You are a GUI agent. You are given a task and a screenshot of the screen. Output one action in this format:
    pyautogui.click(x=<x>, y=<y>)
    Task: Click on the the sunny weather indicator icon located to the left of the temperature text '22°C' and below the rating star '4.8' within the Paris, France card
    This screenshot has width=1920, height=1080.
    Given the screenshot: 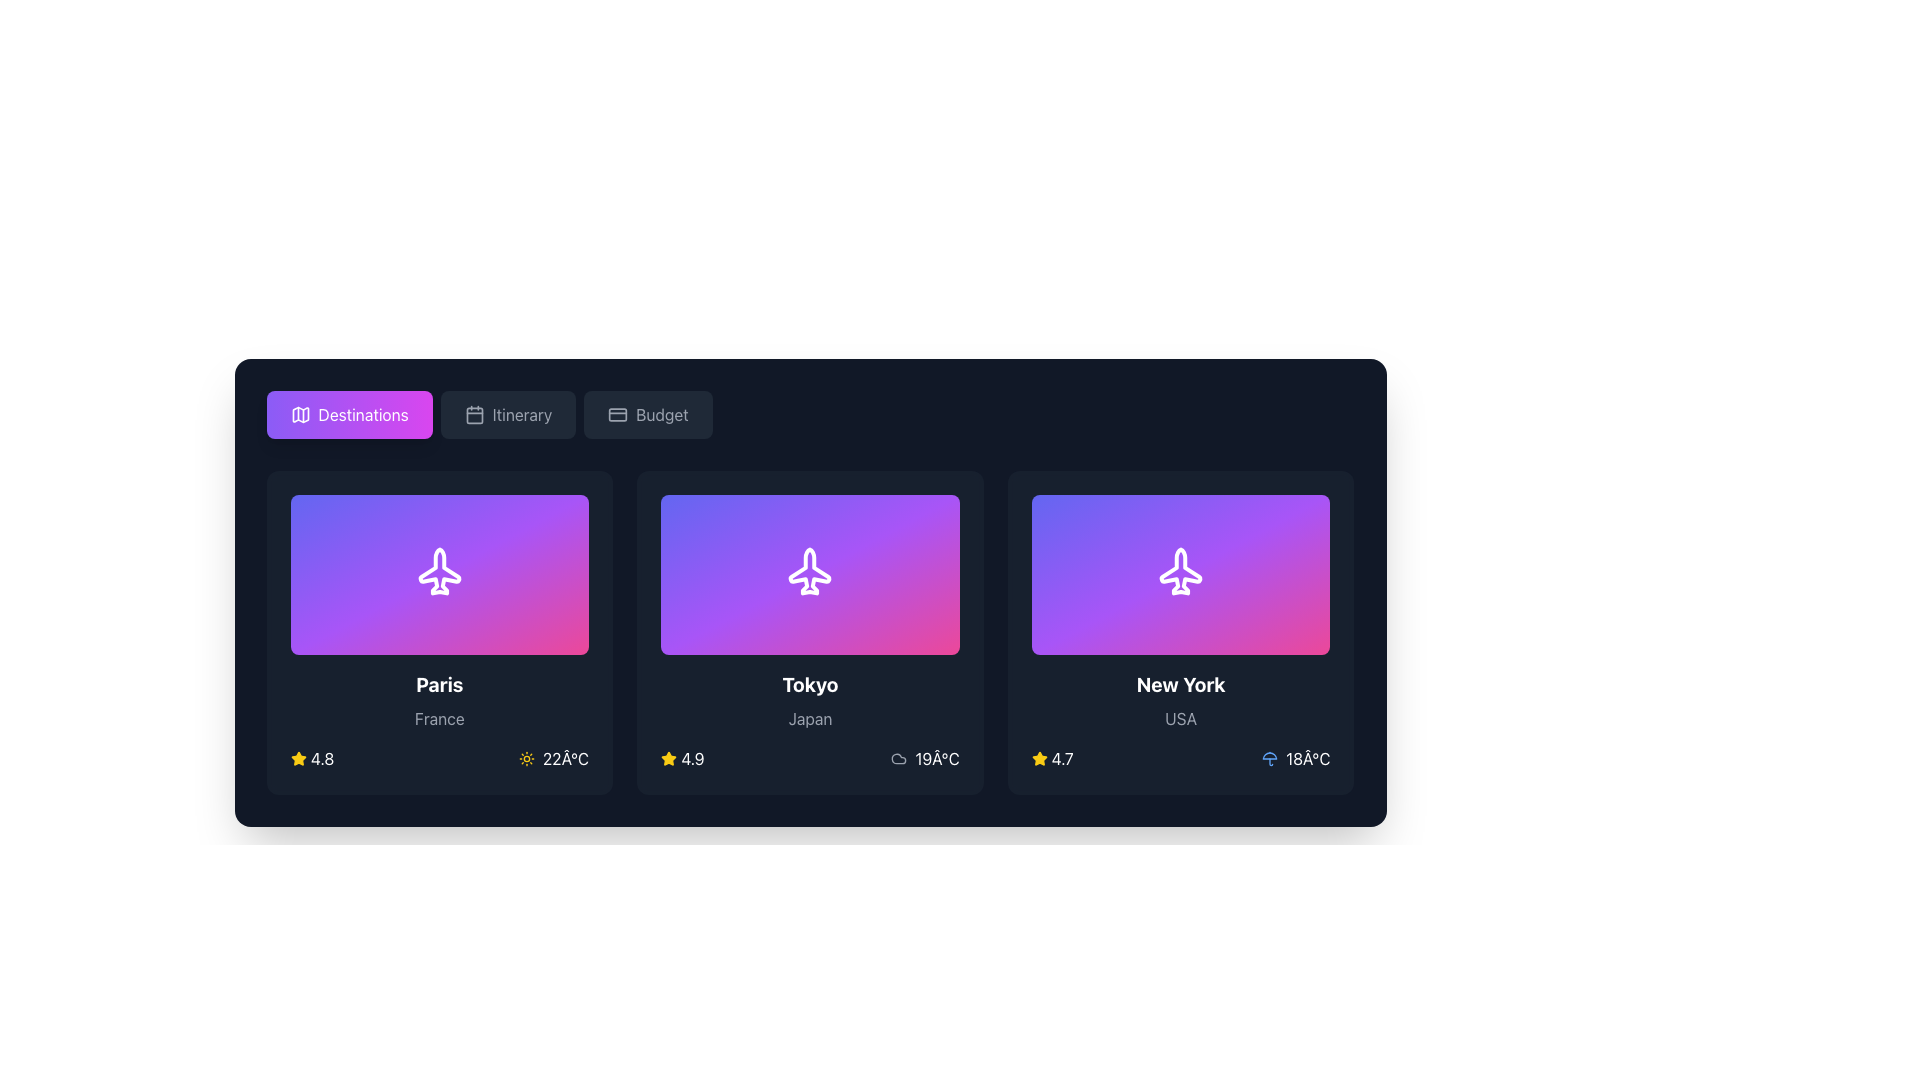 What is the action you would take?
    pyautogui.click(x=526, y=759)
    